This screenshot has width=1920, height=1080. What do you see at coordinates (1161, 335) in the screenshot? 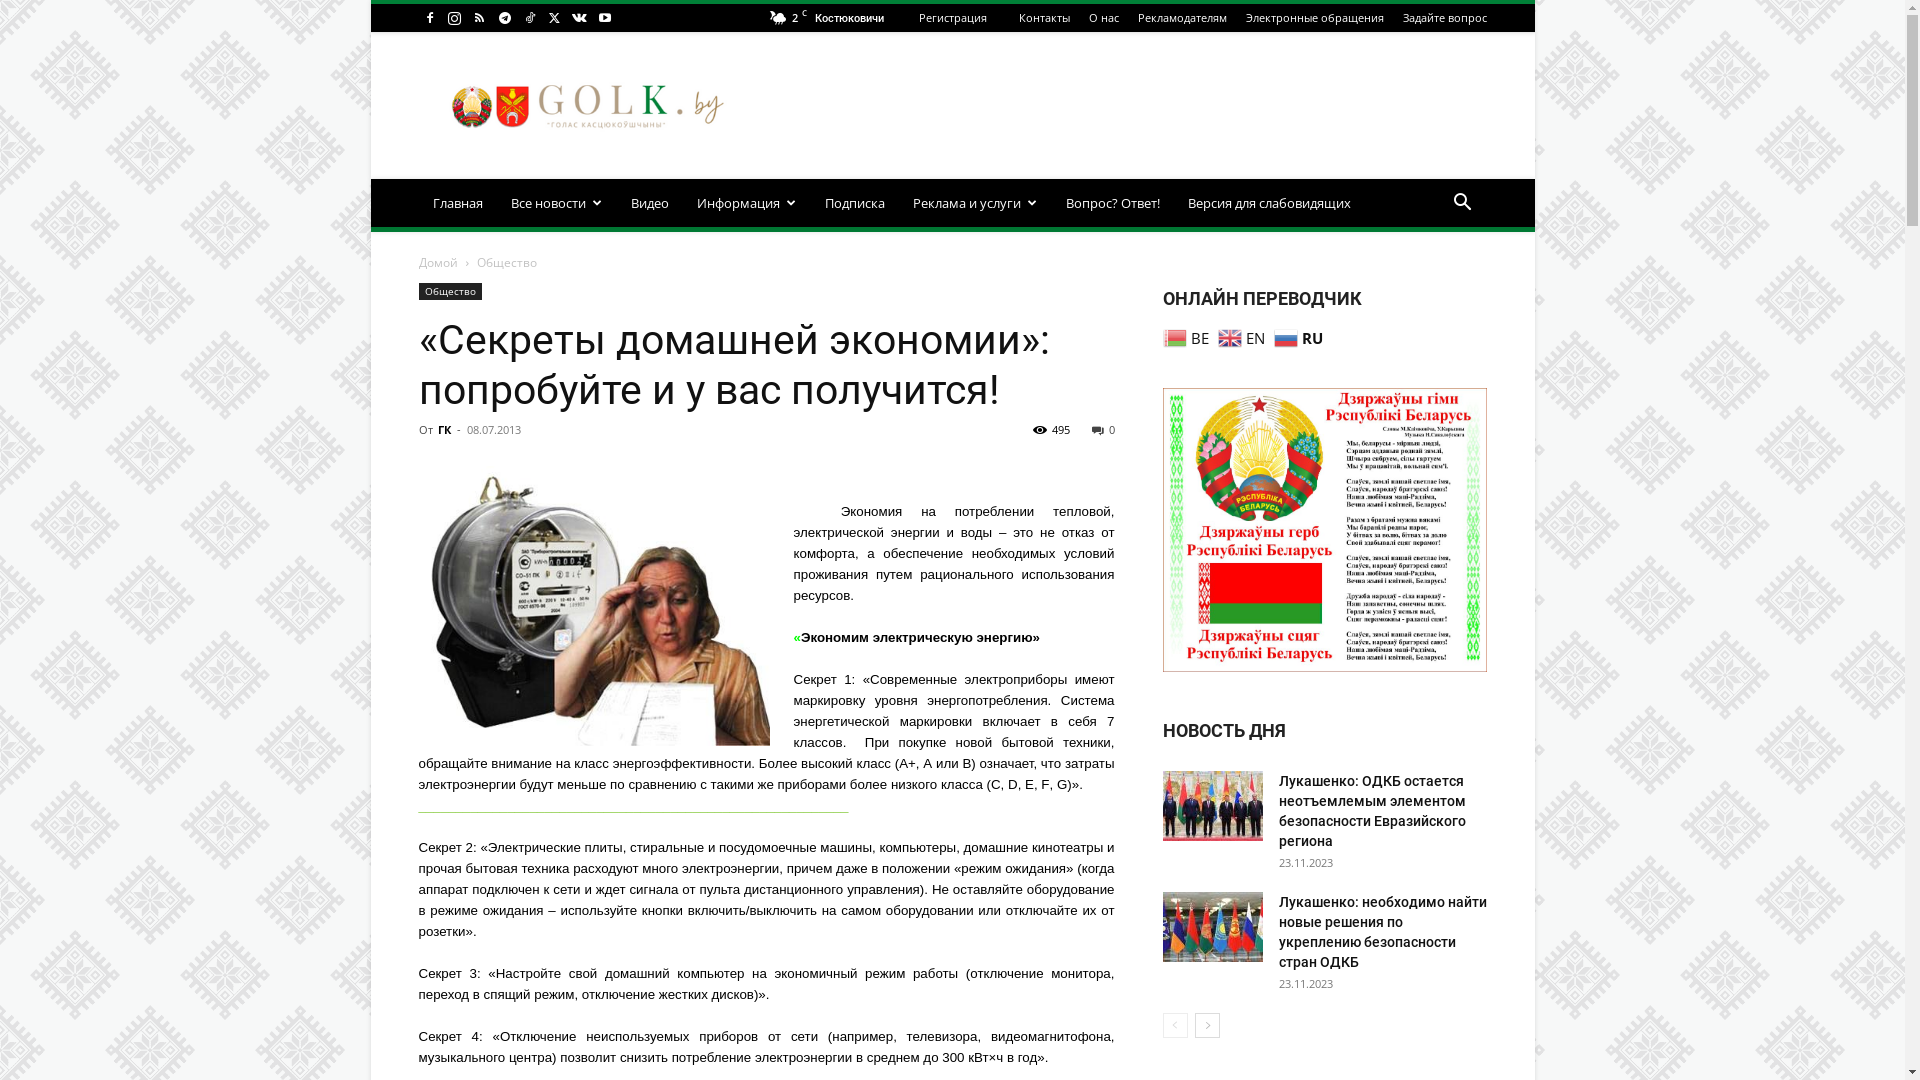
I see `'BE'` at bounding box center [1161, 335].